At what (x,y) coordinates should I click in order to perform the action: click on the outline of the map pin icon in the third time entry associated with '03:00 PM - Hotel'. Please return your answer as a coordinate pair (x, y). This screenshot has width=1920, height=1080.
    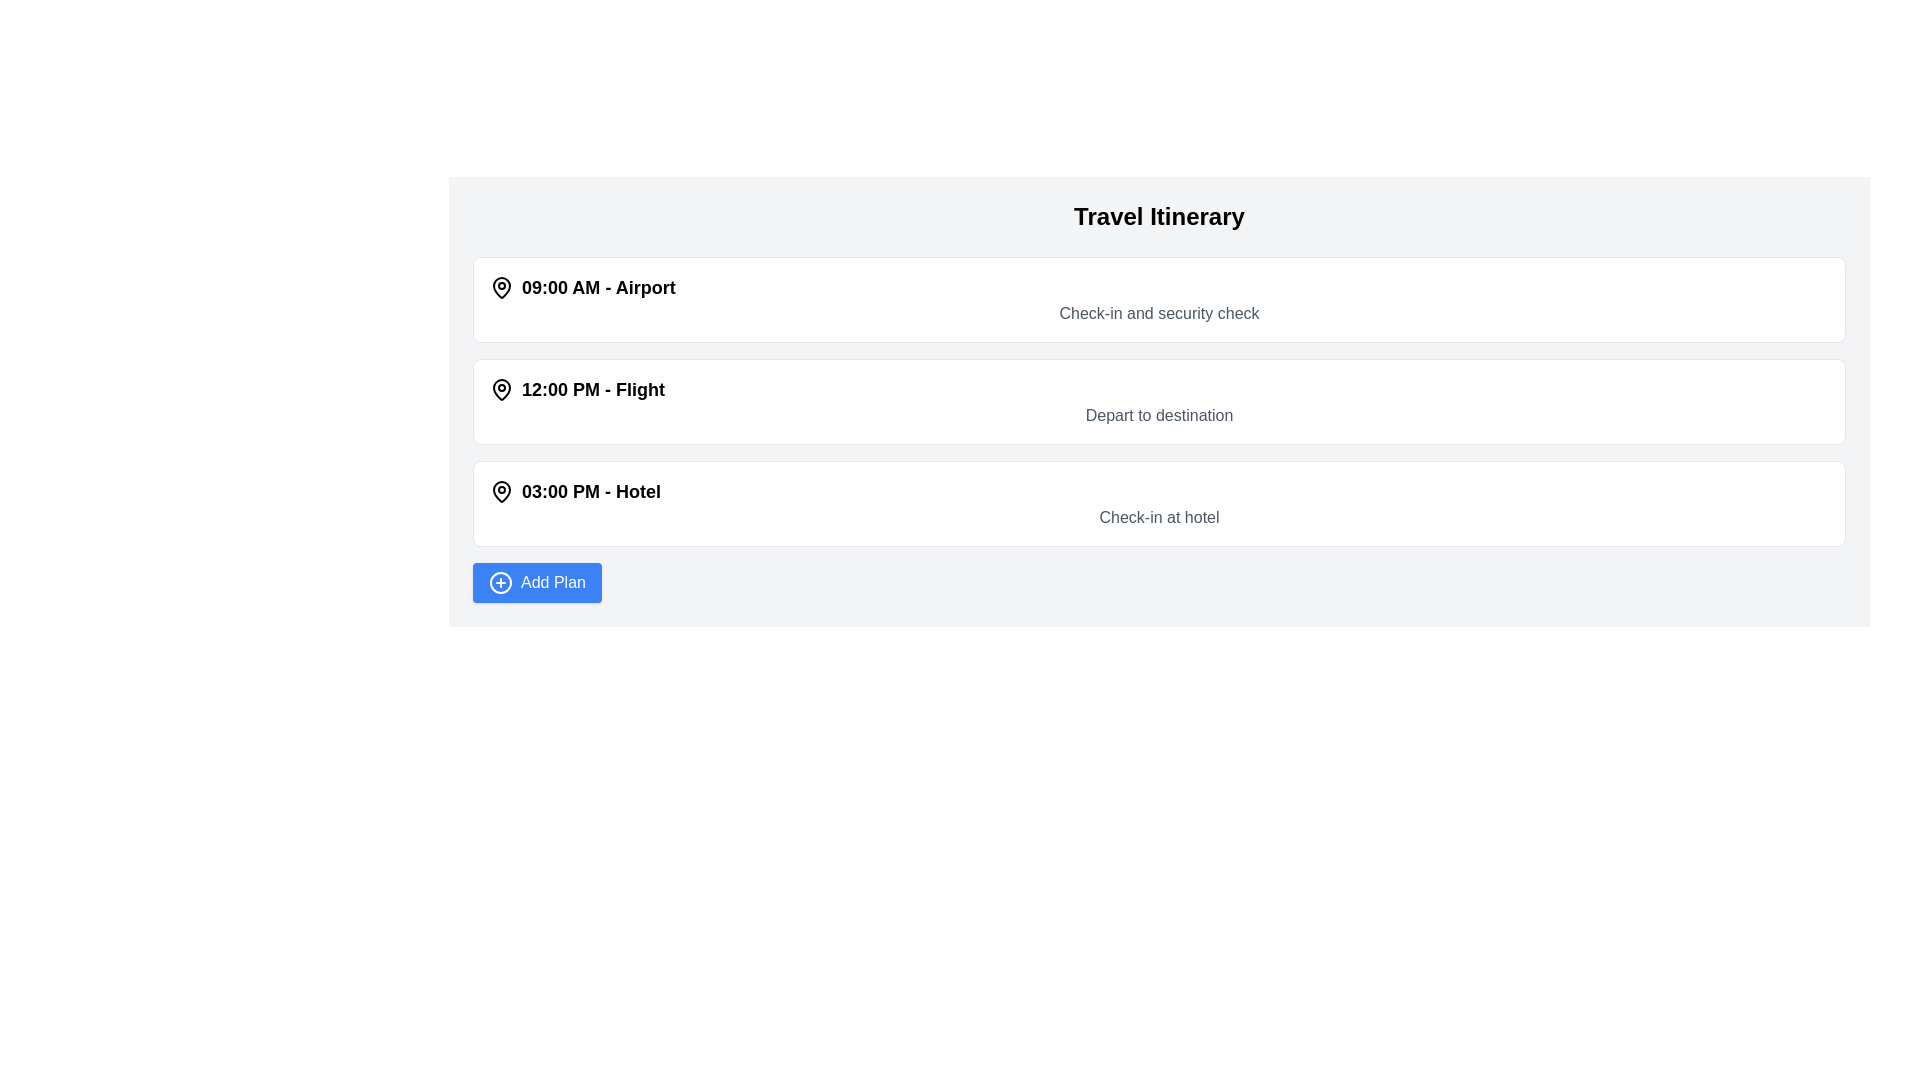
    Looking at the image, I should click on (502, 490).